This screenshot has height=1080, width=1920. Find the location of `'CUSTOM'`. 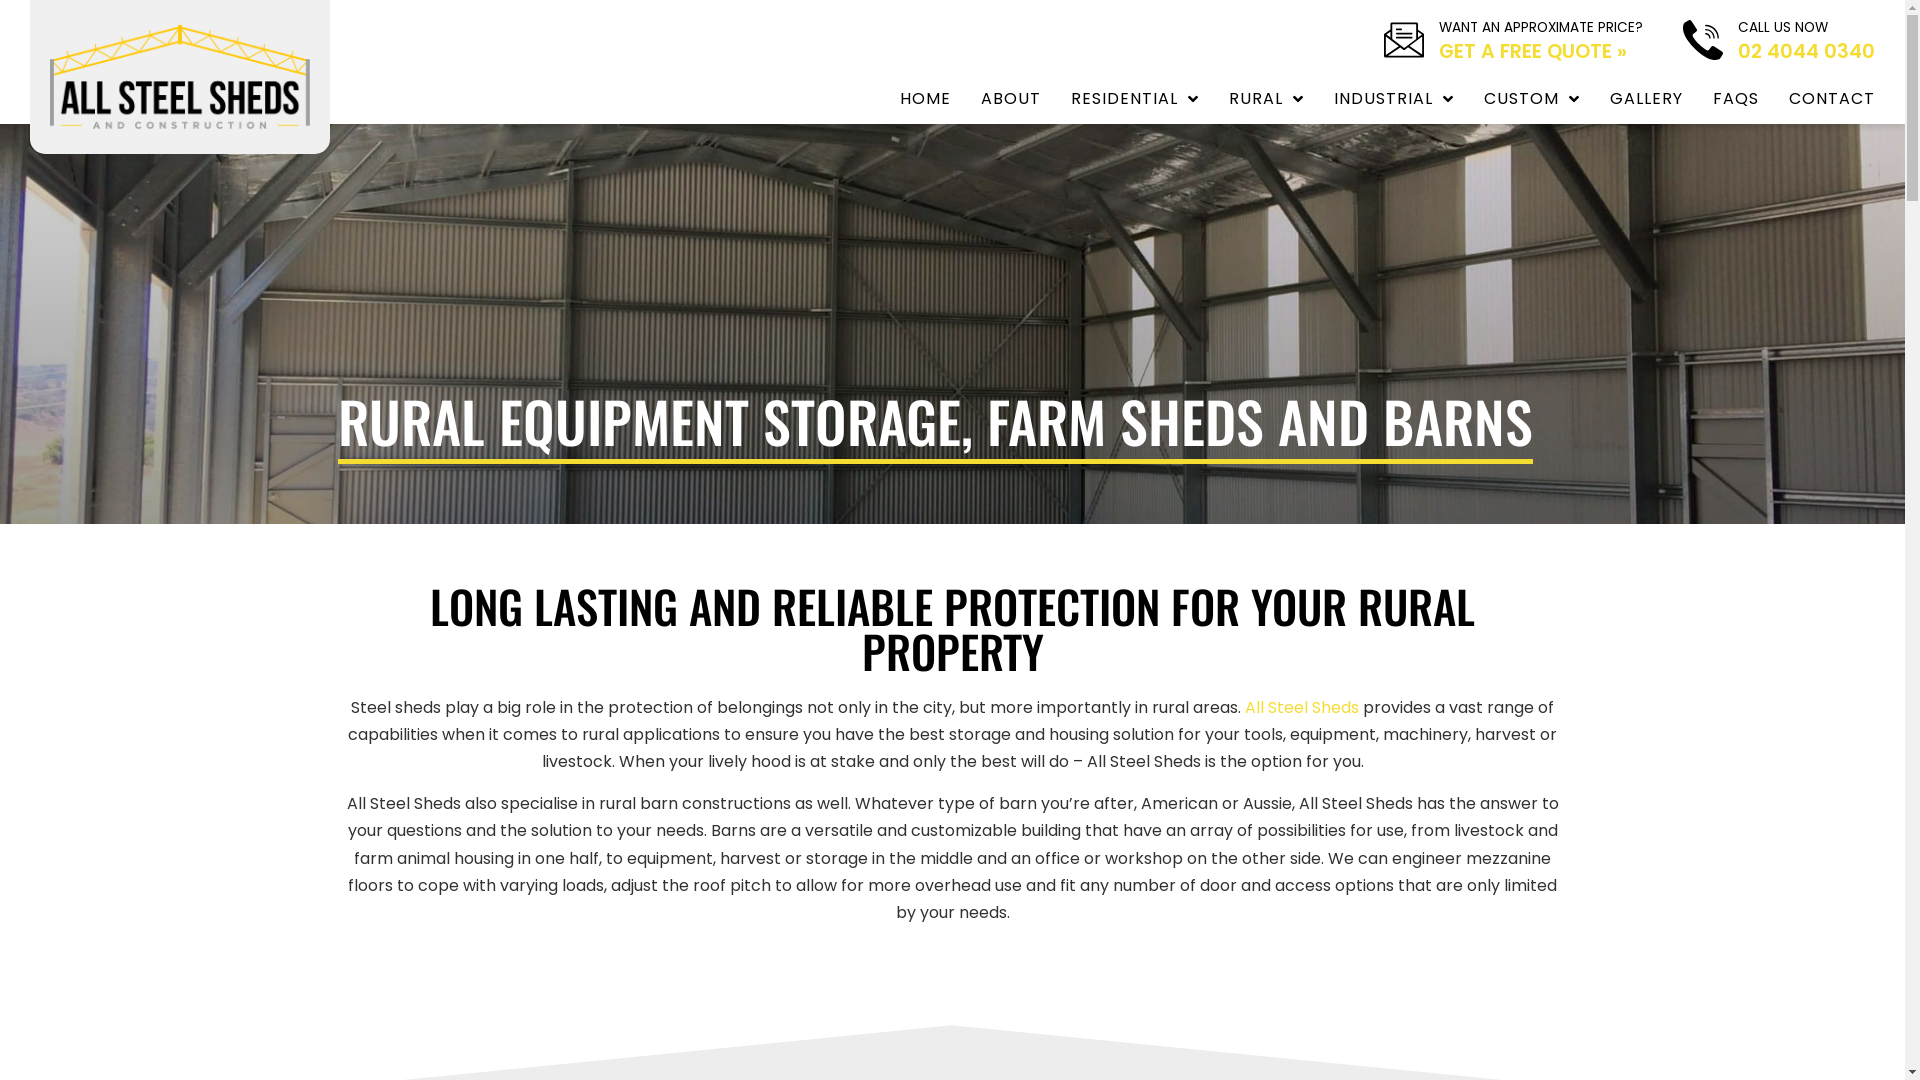

'CUSTOM' is located at coordinates (1530, 99).